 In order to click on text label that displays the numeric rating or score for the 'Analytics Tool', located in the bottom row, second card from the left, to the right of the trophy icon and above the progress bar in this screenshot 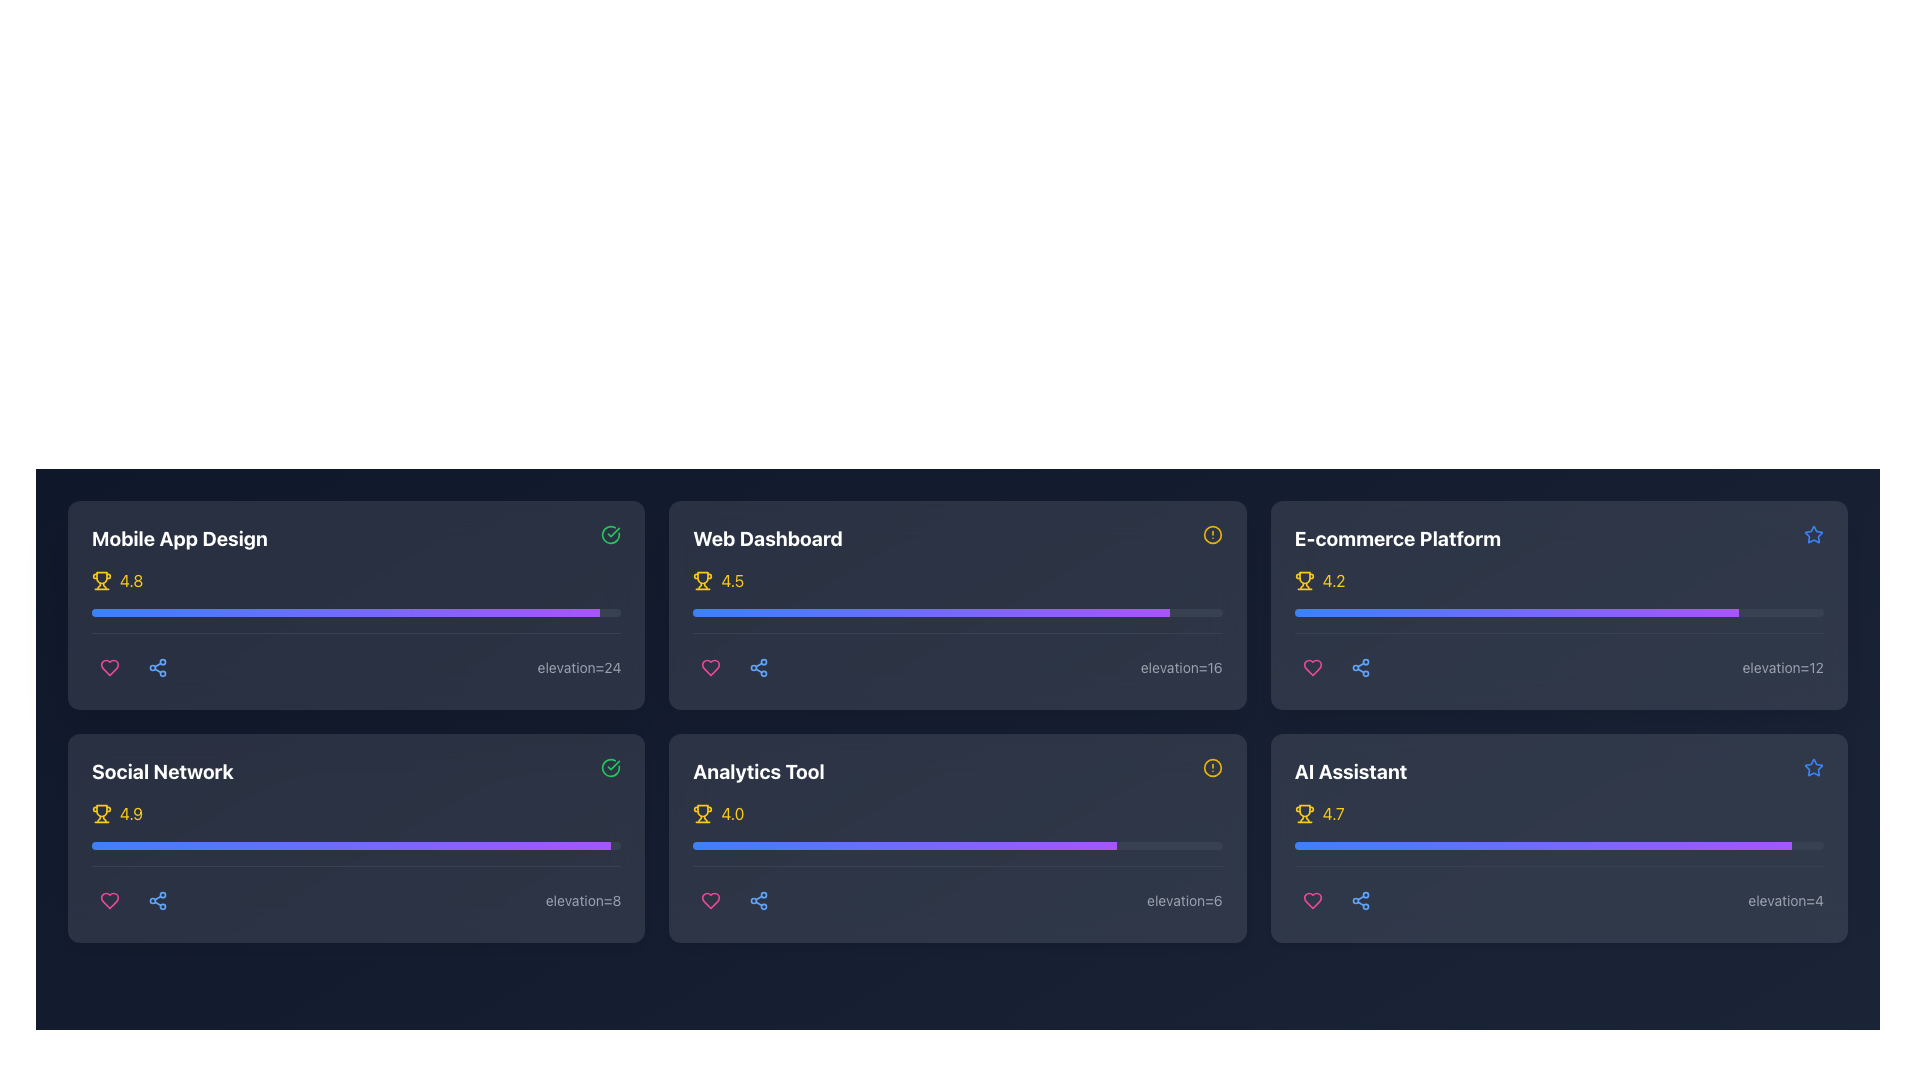, I will do `click(731, 813)`.